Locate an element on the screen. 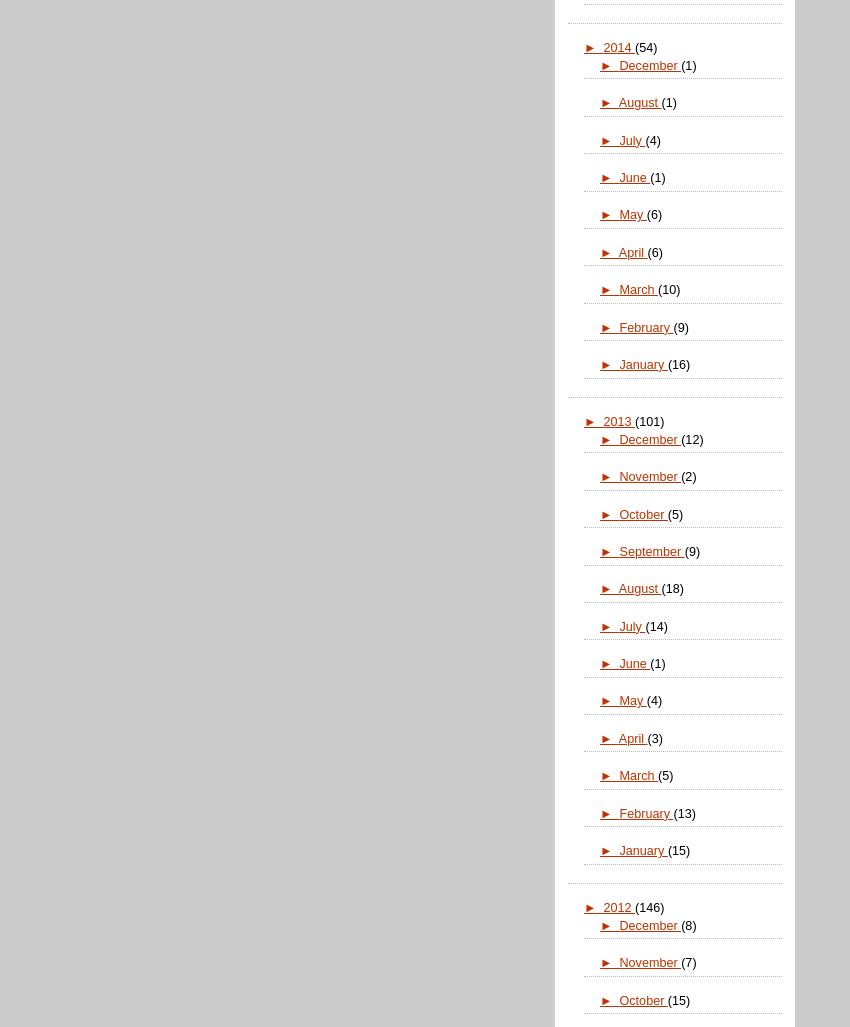 The height and width of the screenshot is (1027, 850). '2013' is located at coordinates (601, 420).